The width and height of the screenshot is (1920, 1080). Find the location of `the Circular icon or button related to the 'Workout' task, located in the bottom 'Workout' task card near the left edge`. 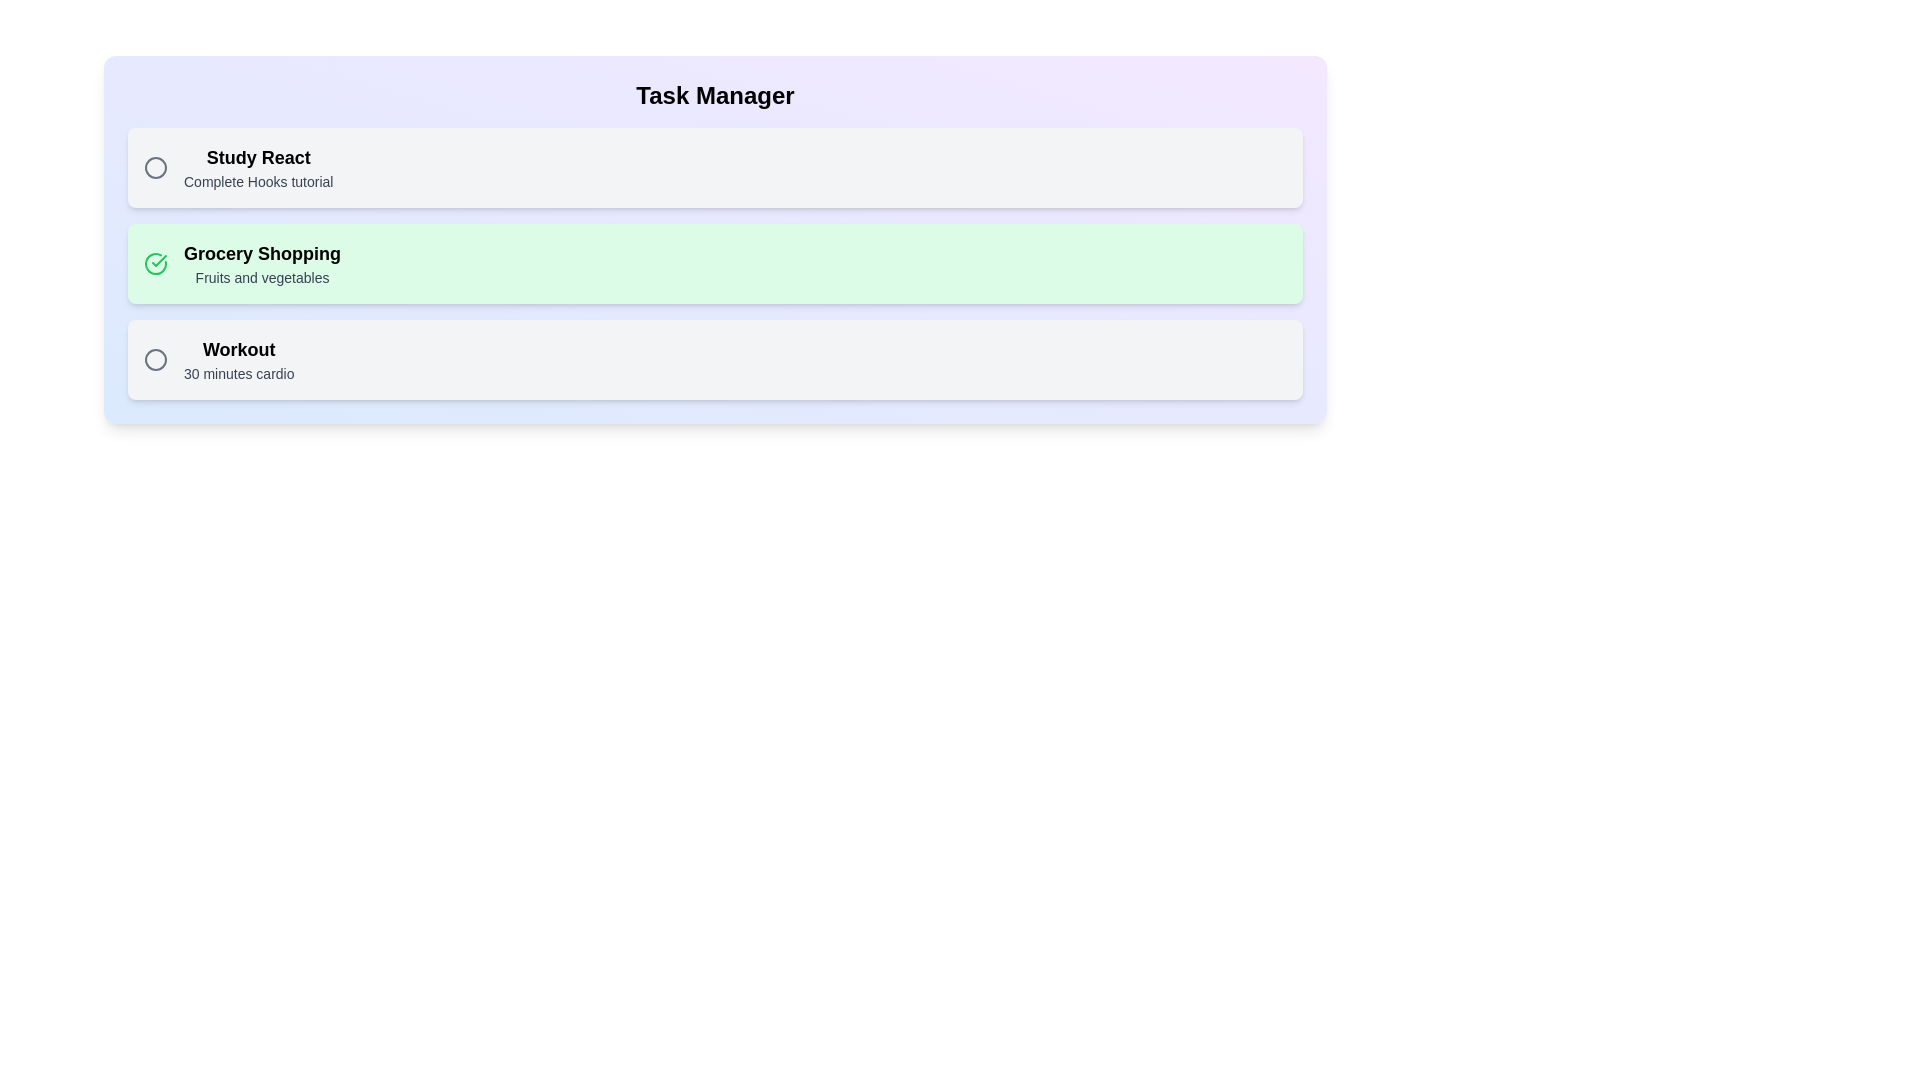

the Circular icon or button related to the 'Workout' task, located in the bottom 'Workout' task card near the left edge is located at coordinates (155, 358).